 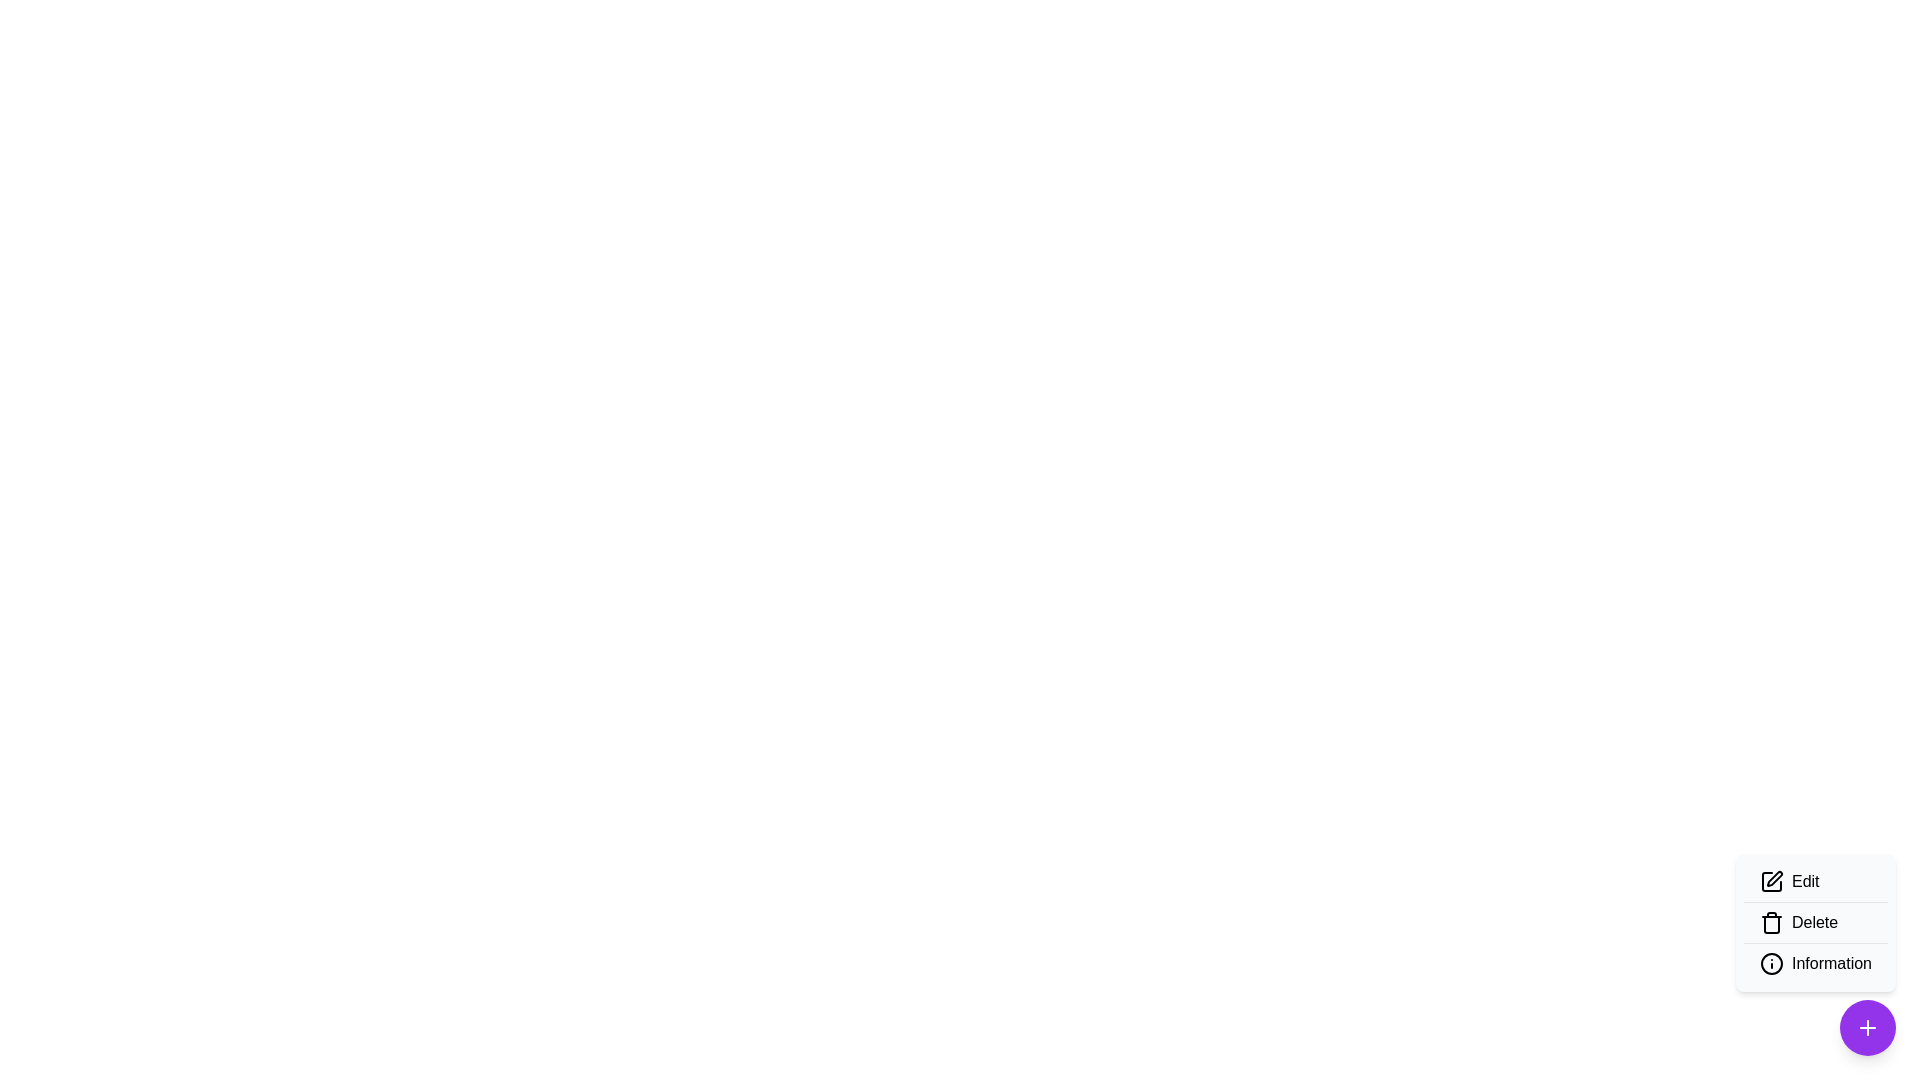 I want to click on the 'Information' menu item in the dropdown menu, so click(x=1815, y=962).